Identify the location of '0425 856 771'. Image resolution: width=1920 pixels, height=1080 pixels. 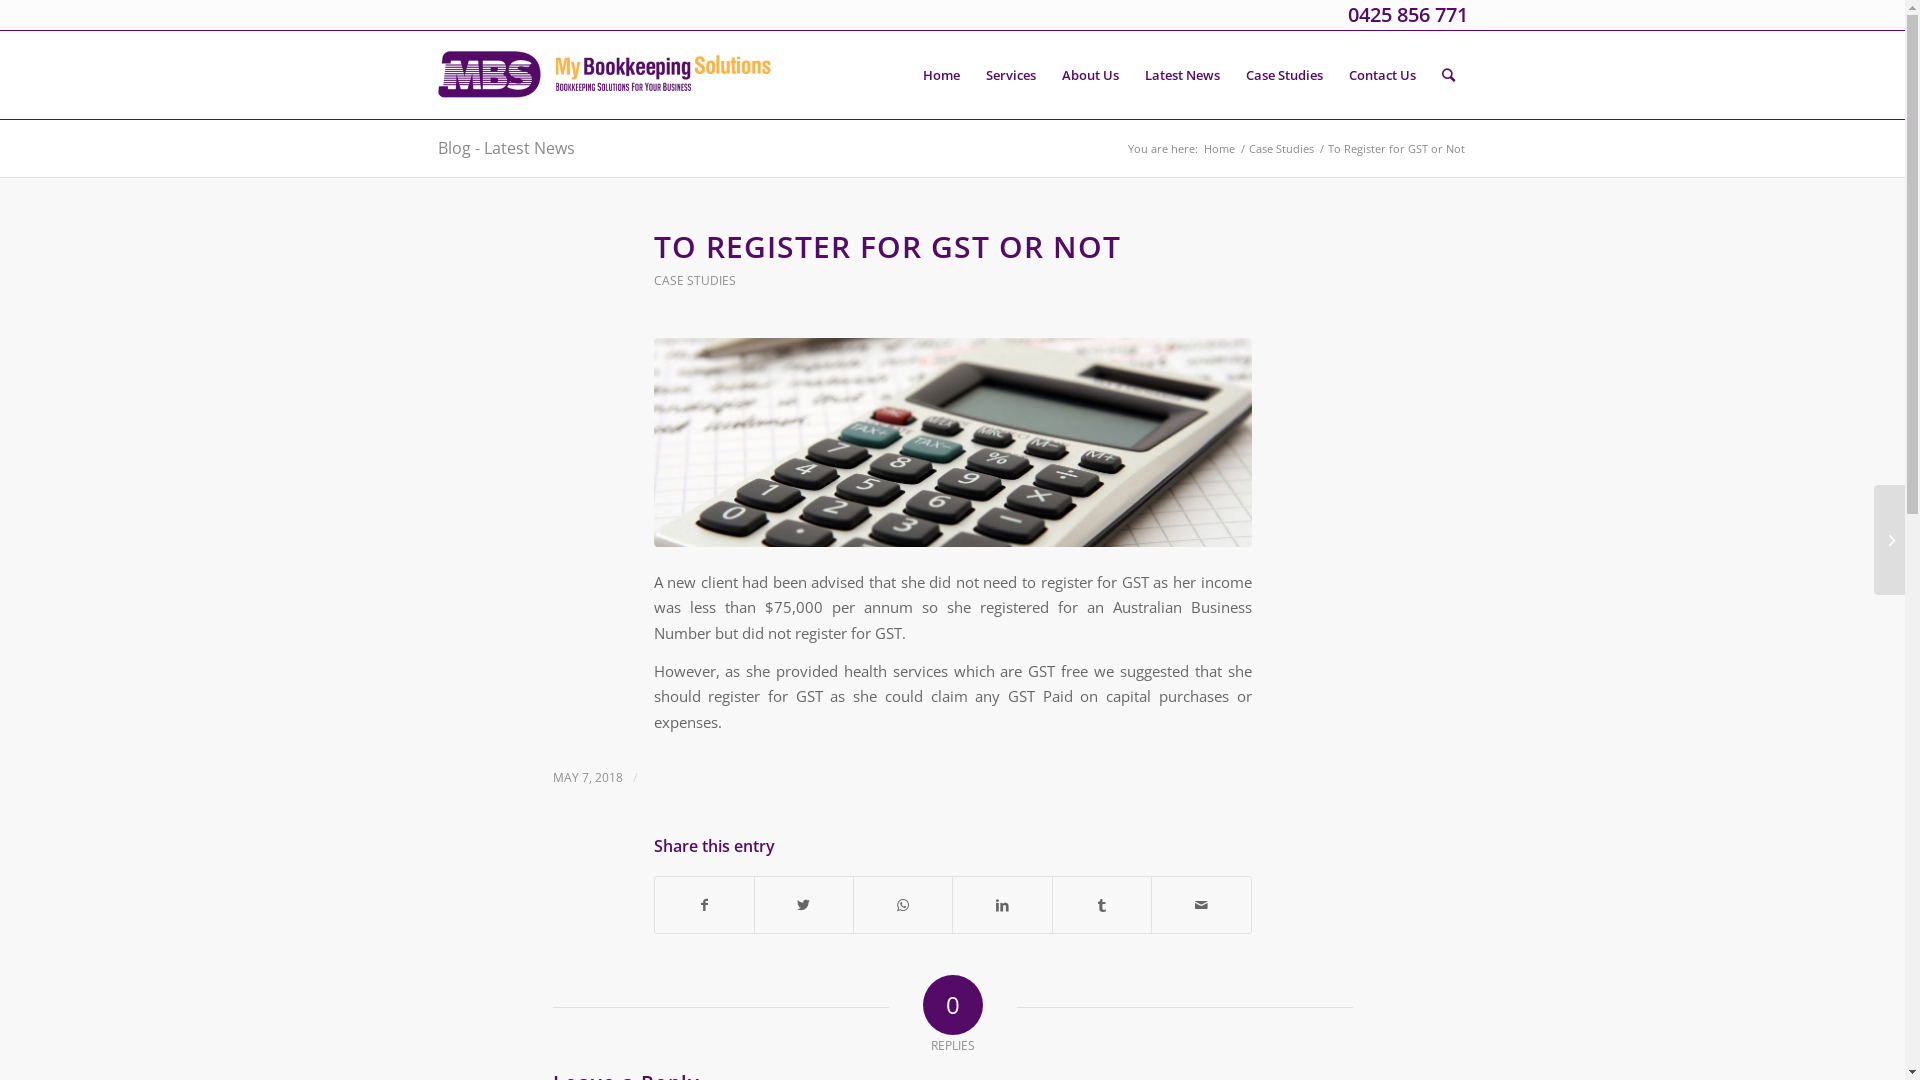
(1348, 14).